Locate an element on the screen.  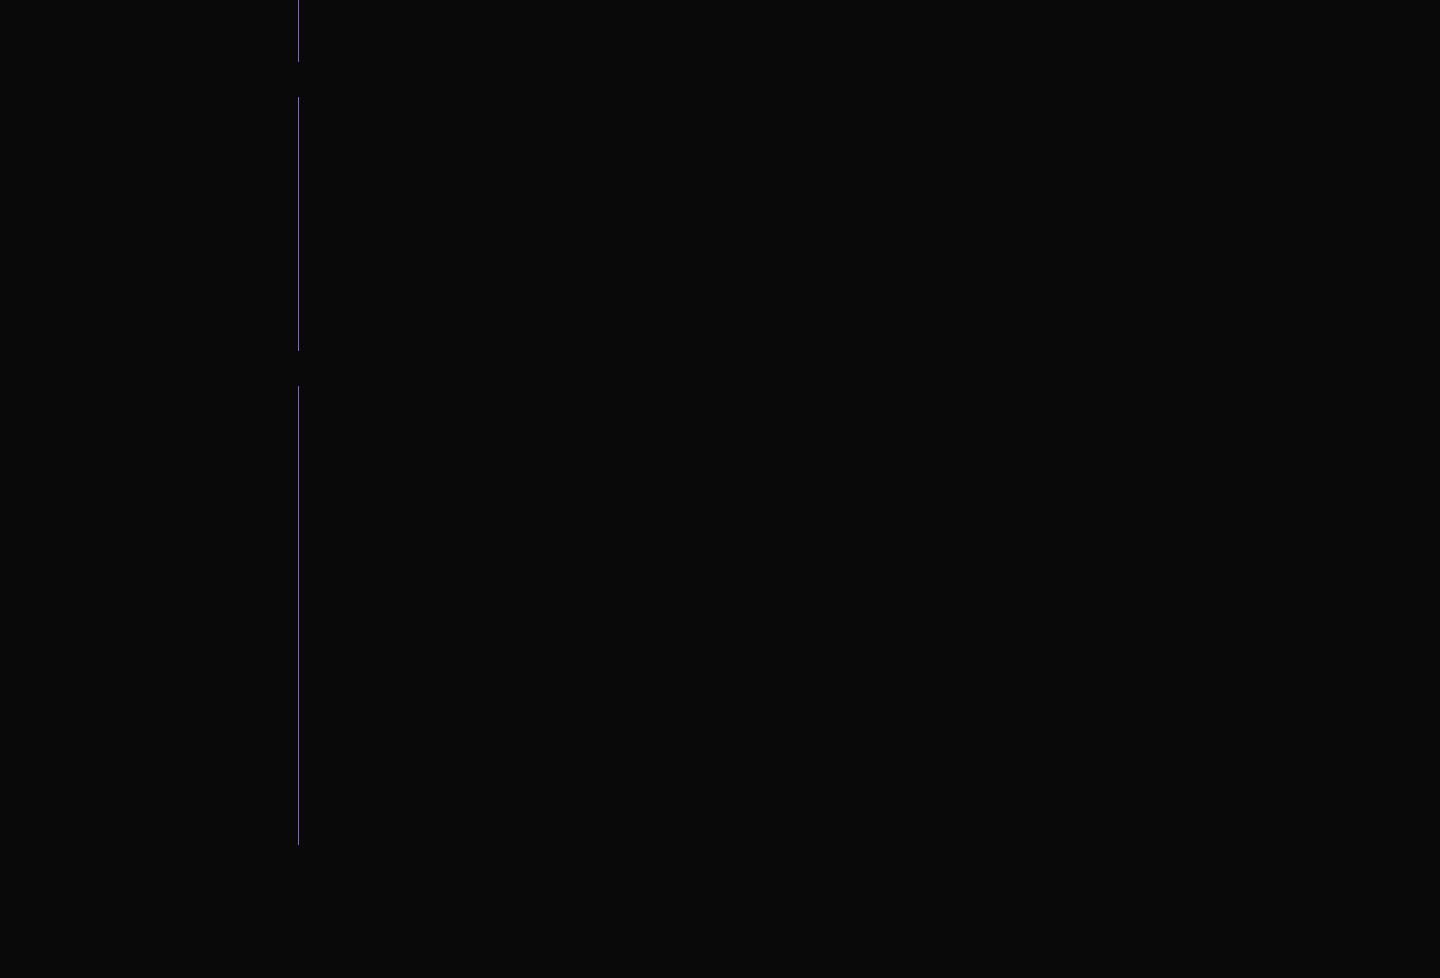
'First Avenue' is located at coordinates (202, 653).